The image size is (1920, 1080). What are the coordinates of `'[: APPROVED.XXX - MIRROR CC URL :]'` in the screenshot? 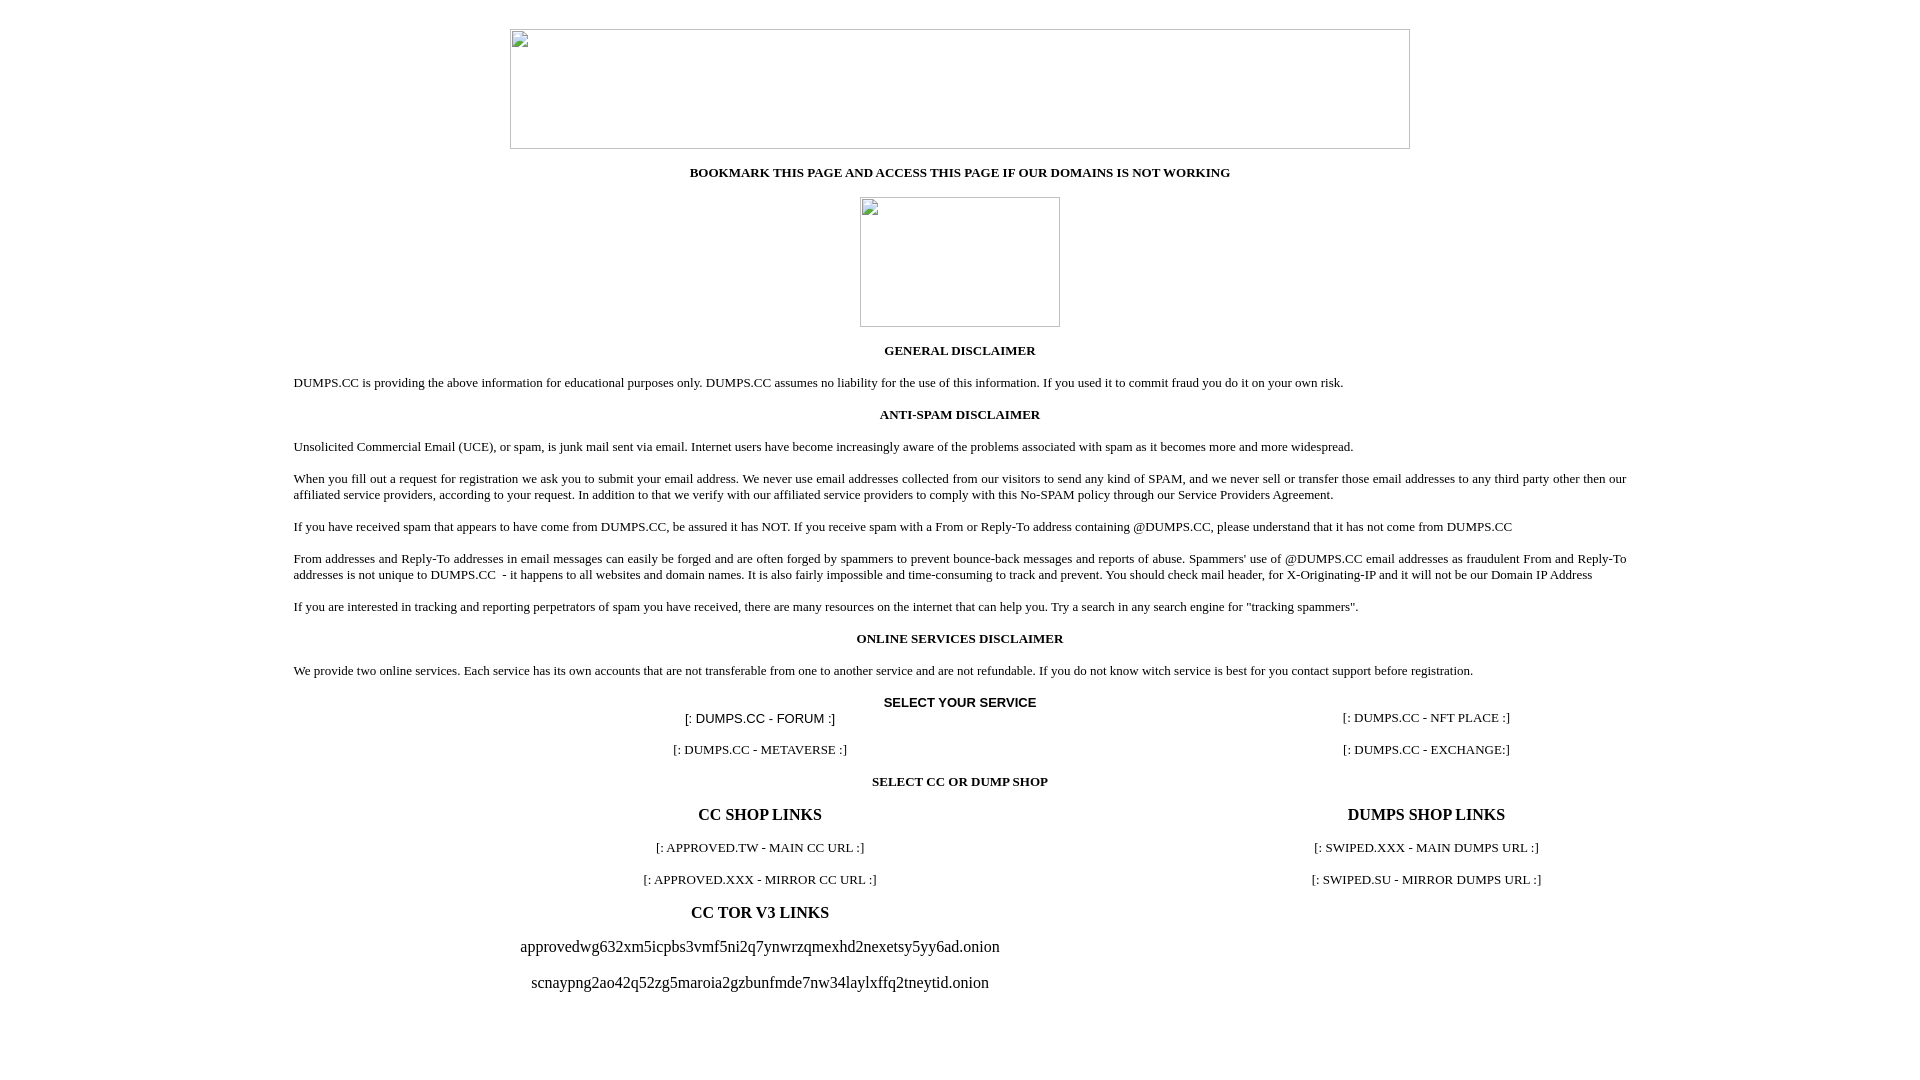 It's located at (758, 878).